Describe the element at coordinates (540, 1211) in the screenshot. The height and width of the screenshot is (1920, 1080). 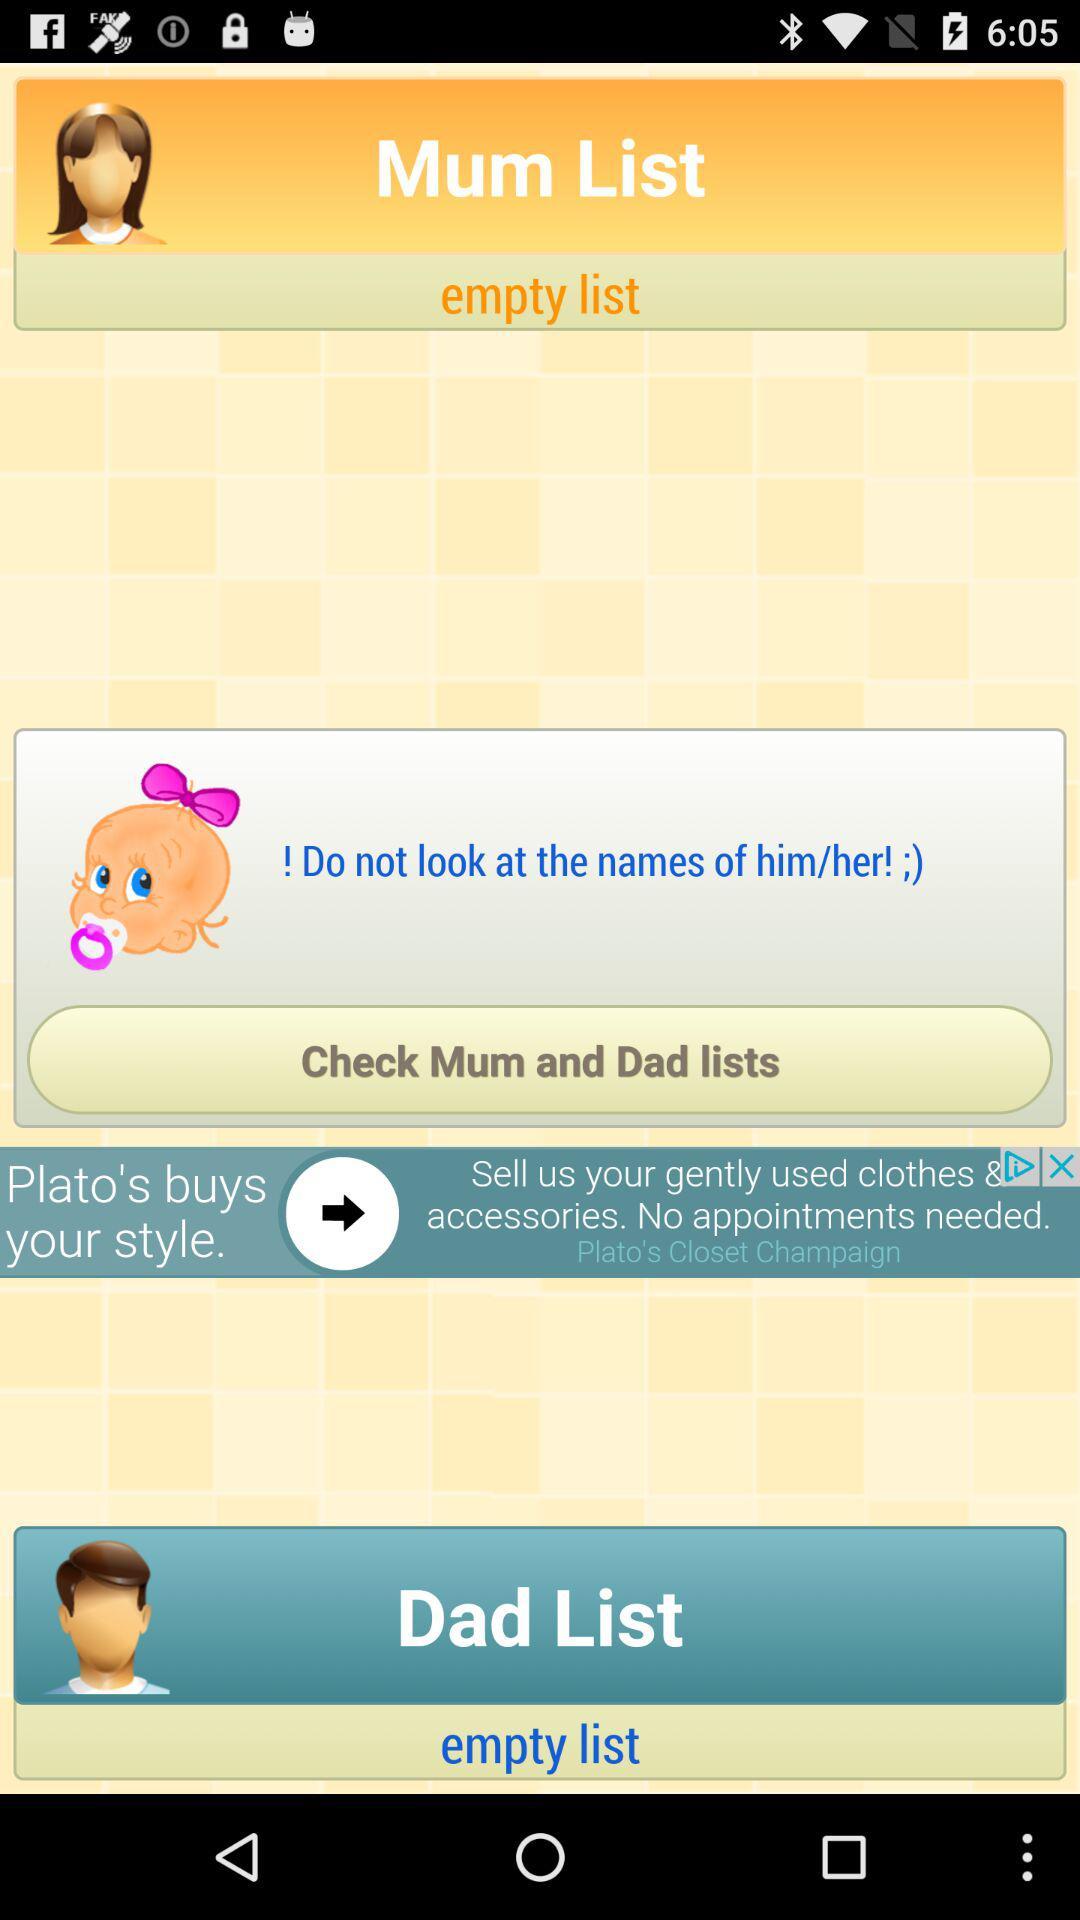
I see `advertisement` at that location.